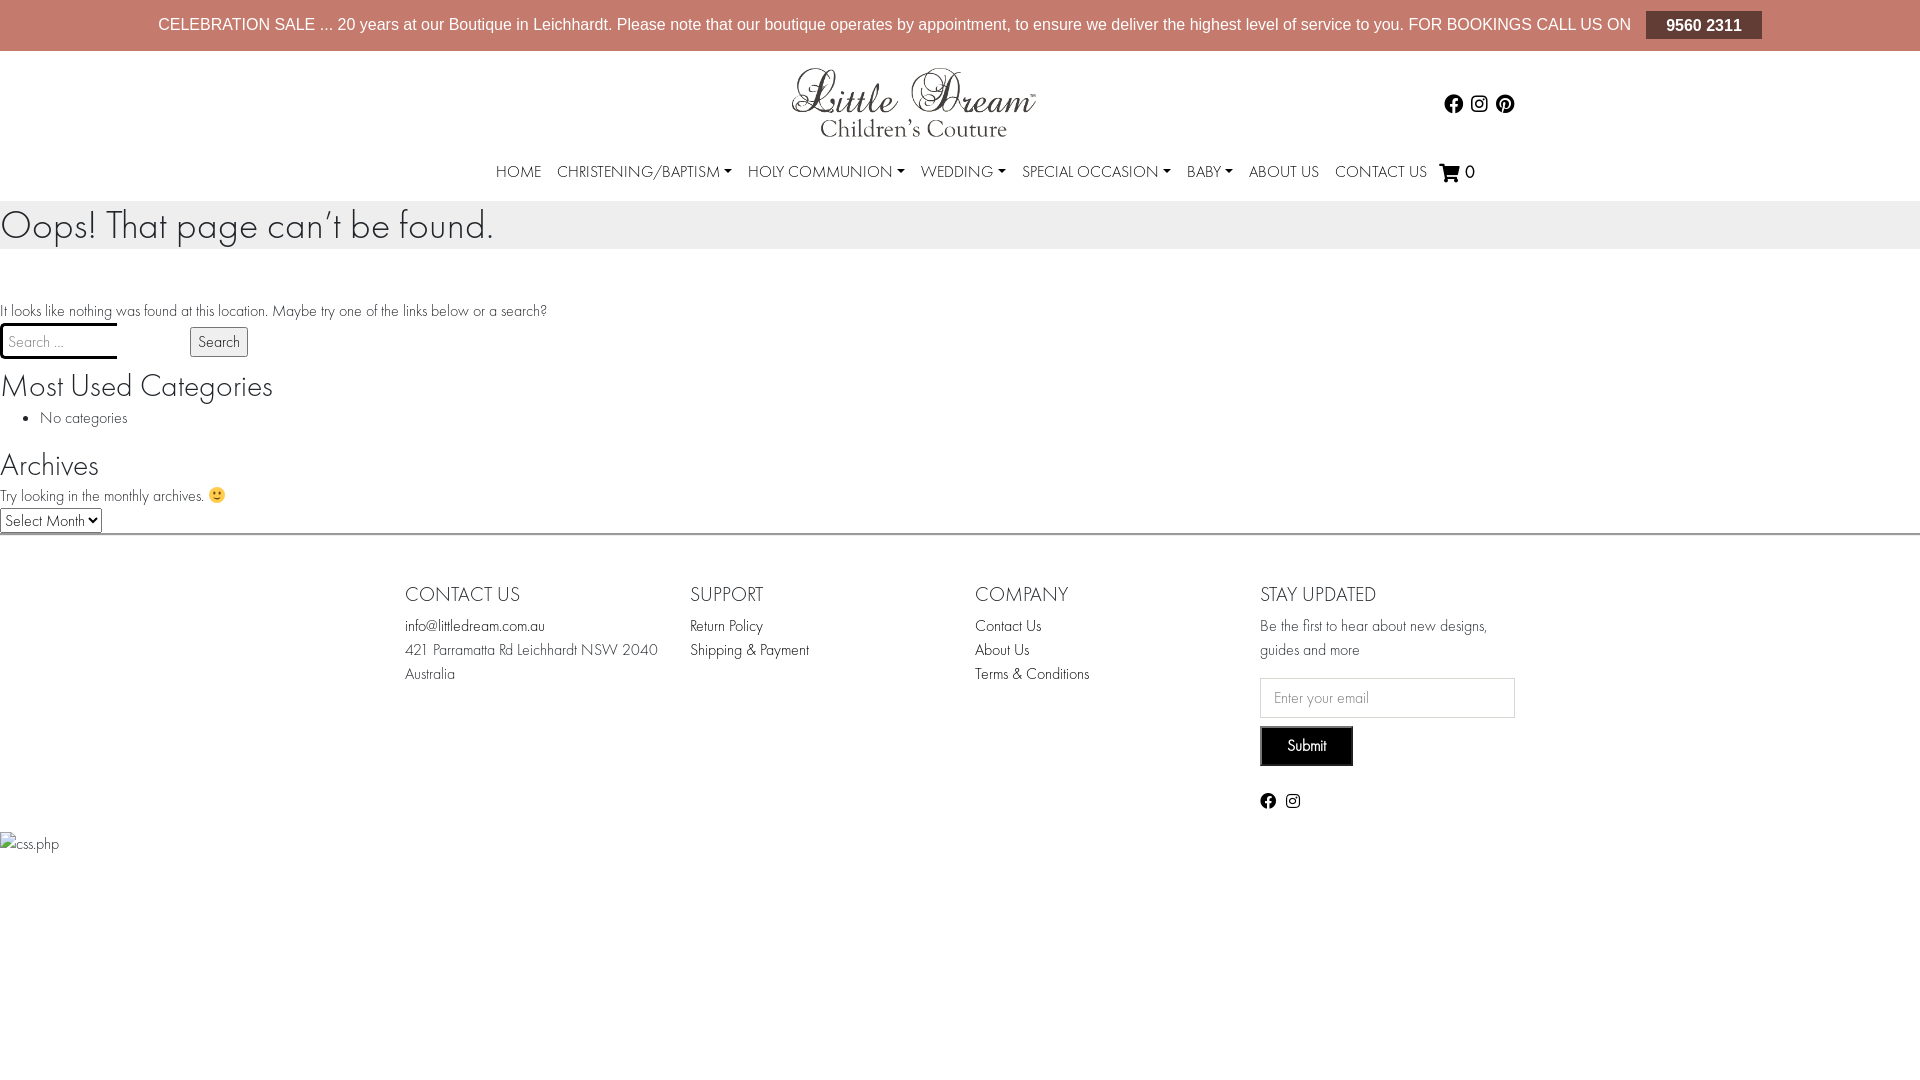 The height and width of the screenshot is (1080, 1920). Describe the element at coordinates (1208, 171) in the screenshot. I see `'BABY'` at that location.